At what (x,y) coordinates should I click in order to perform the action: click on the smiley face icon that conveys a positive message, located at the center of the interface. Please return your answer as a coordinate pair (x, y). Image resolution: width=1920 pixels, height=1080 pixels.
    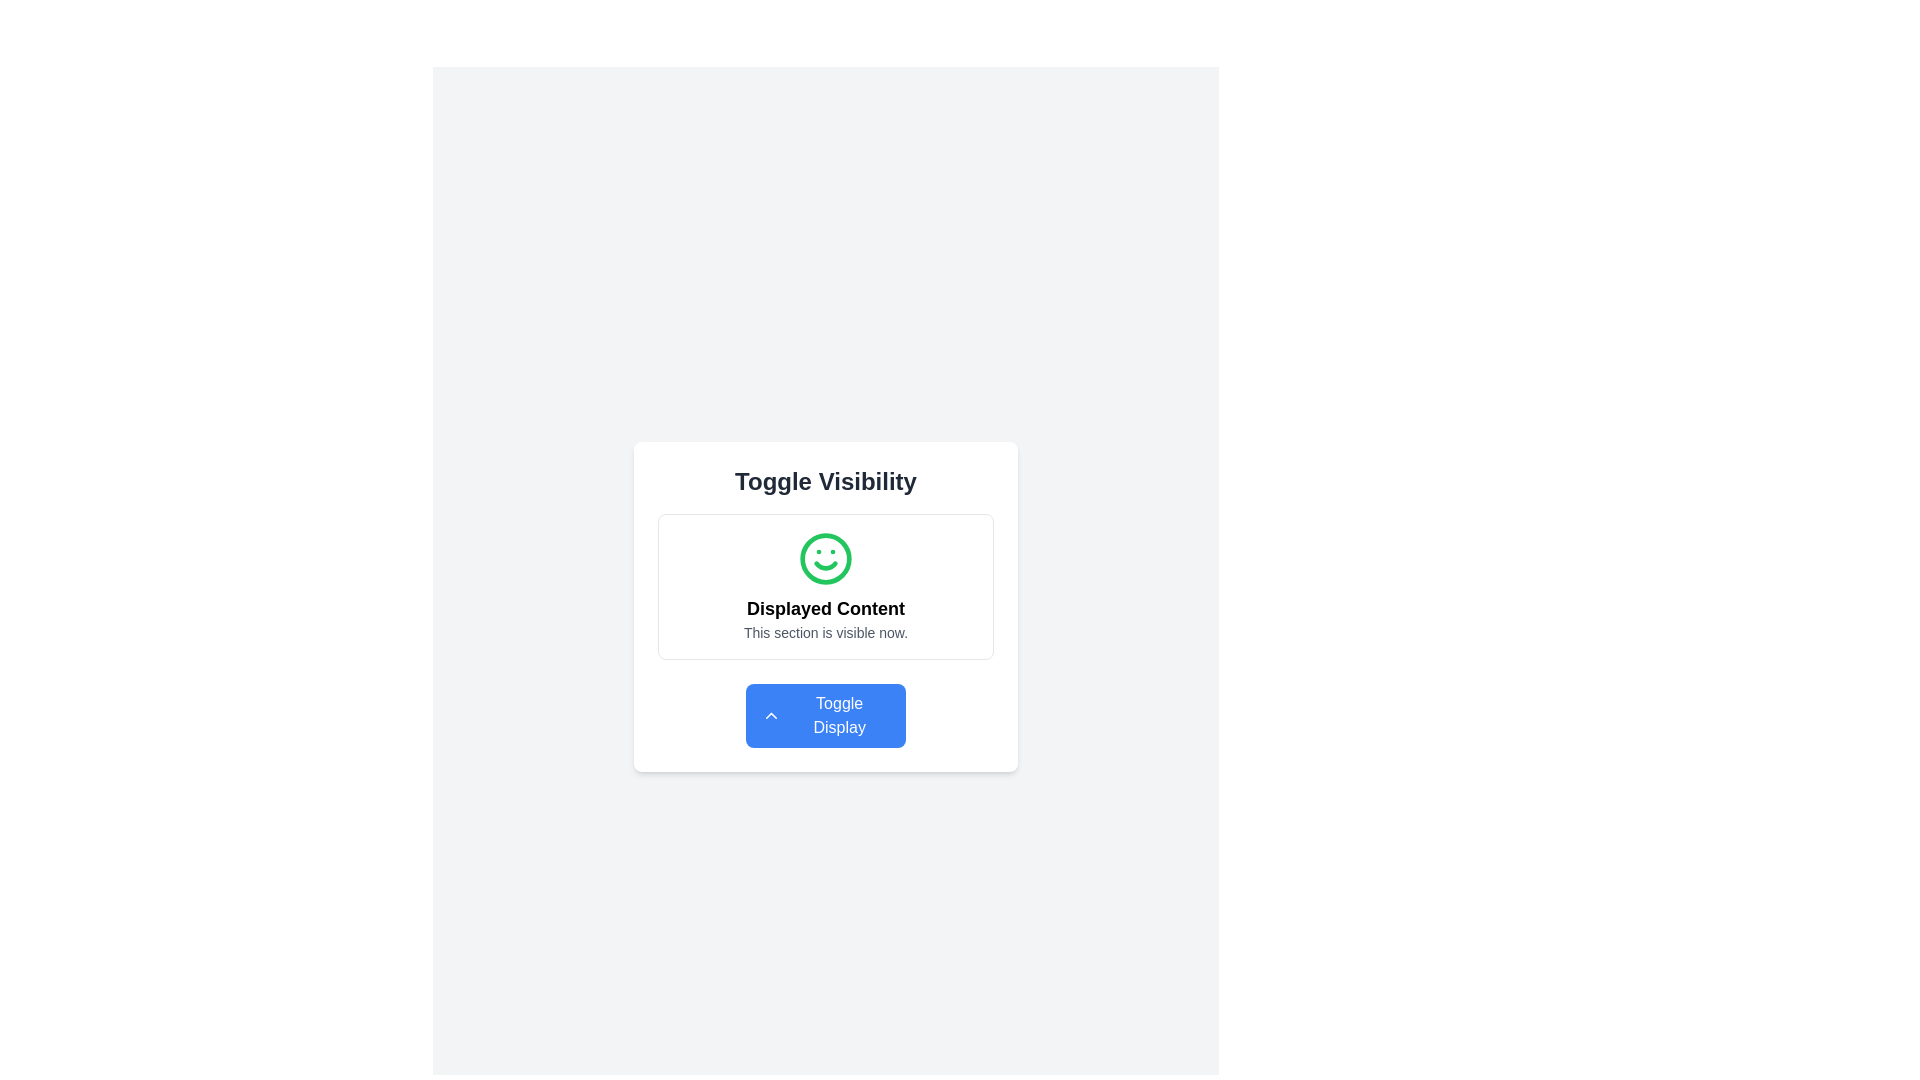
    Looking at the image, I should click on (825, 559).